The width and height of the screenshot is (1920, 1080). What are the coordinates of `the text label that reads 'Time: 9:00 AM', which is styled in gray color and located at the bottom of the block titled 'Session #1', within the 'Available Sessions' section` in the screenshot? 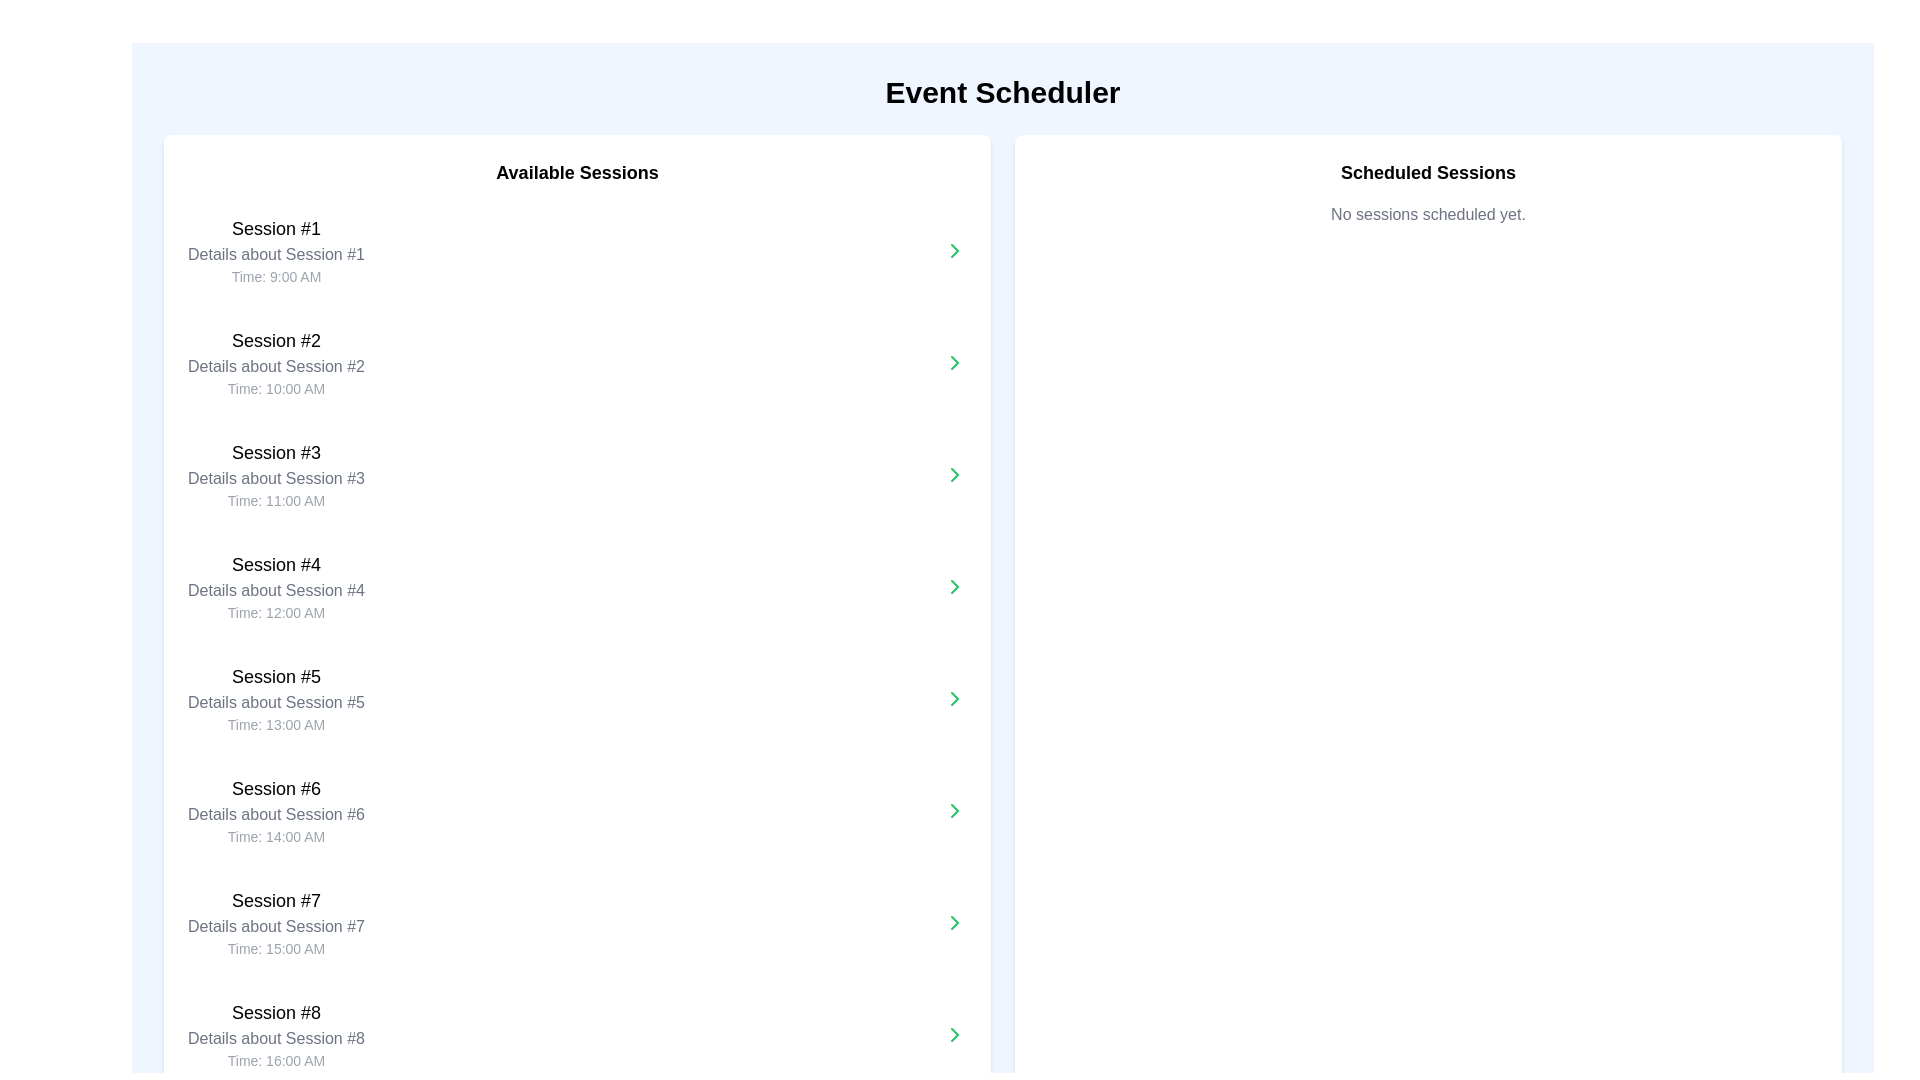 It's located at (275, 277).